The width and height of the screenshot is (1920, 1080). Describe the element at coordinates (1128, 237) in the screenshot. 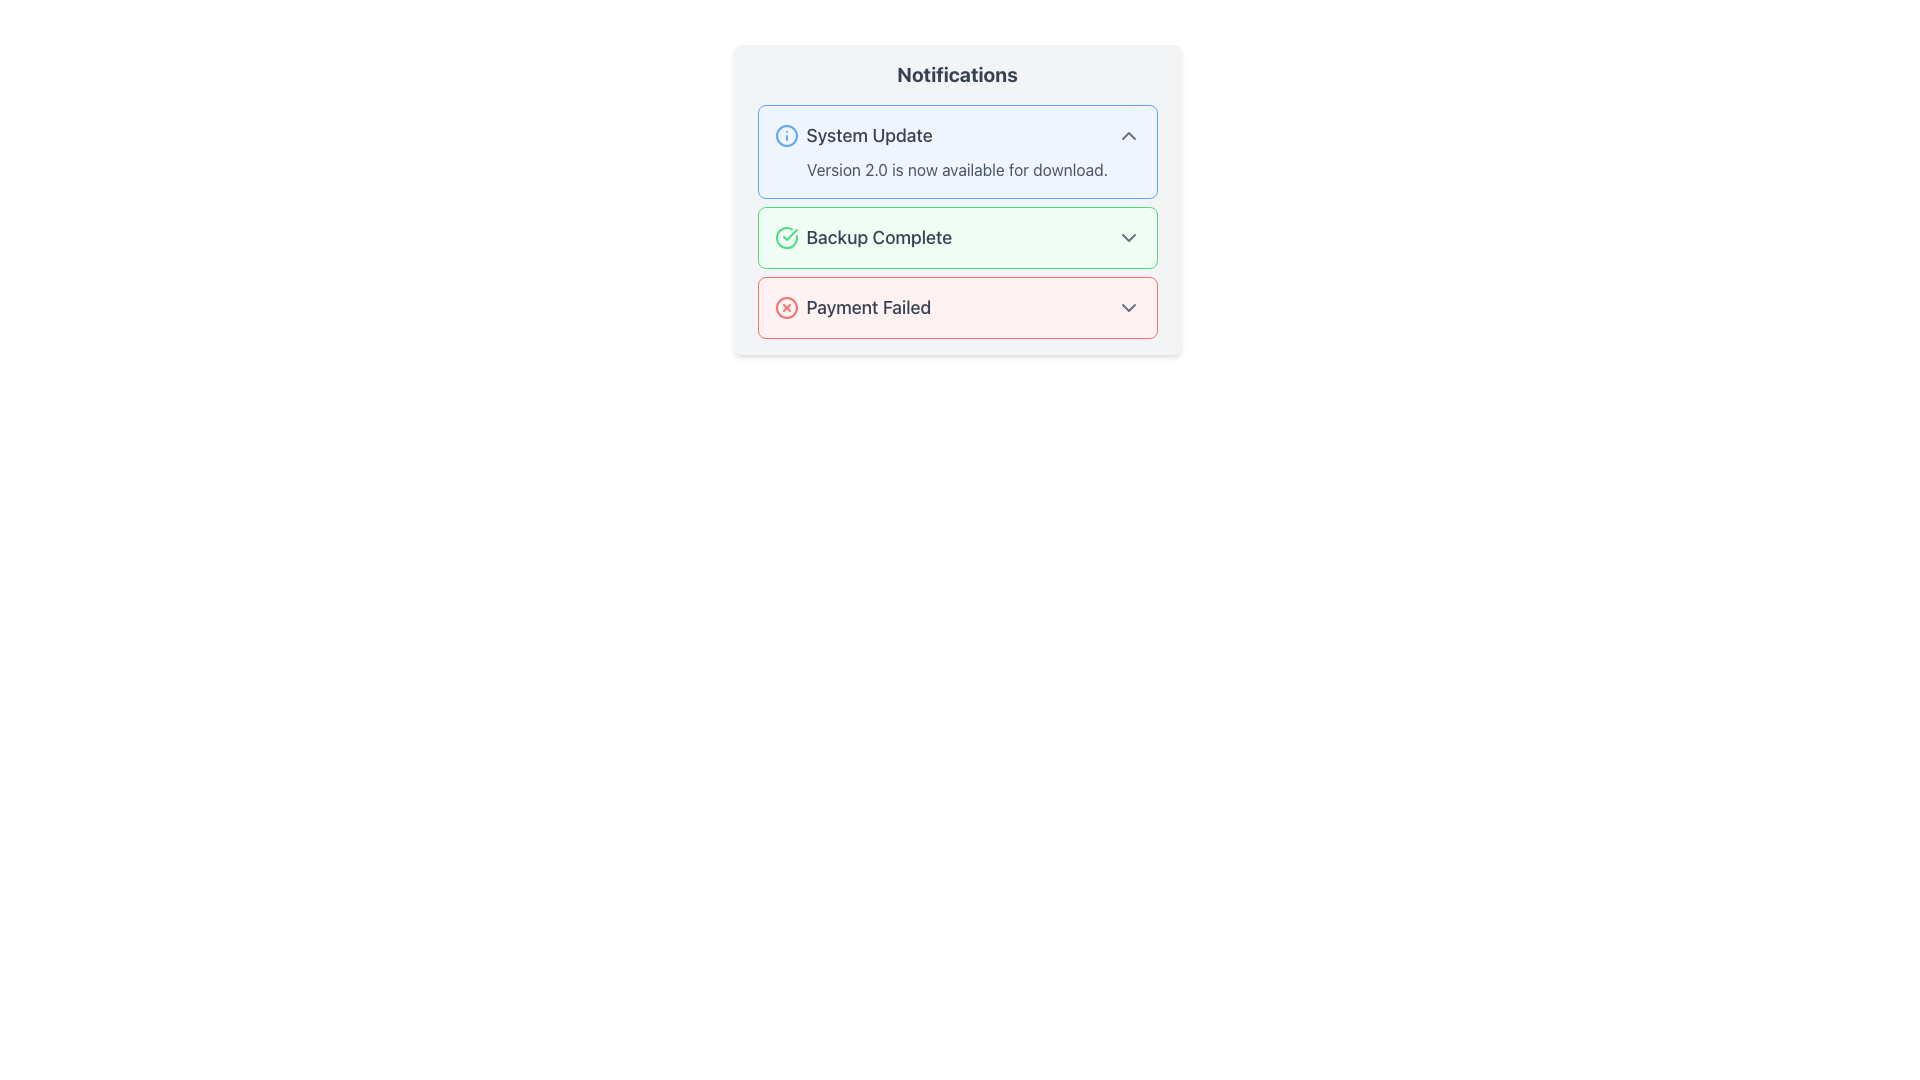

I see `the dropdown toggle button for the 'Backup Complete' notification` at that location.